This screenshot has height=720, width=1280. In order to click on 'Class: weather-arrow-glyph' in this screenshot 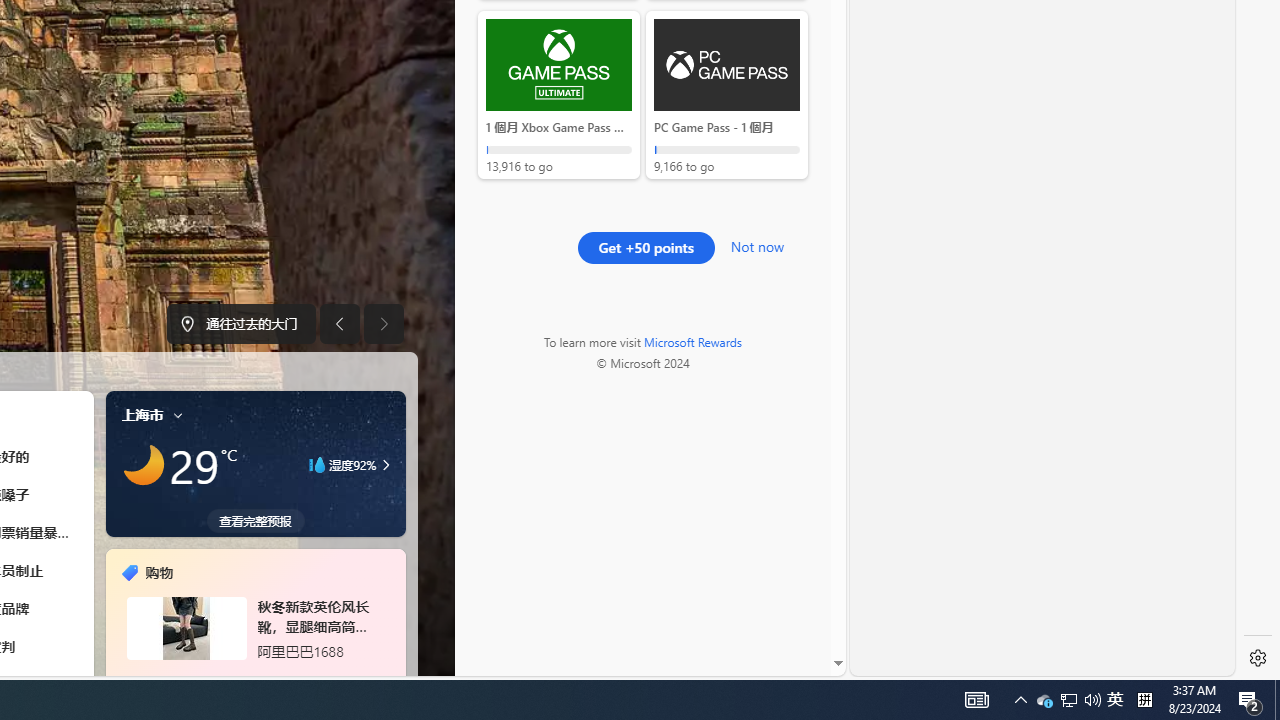, I will do `click(385, 465)`.